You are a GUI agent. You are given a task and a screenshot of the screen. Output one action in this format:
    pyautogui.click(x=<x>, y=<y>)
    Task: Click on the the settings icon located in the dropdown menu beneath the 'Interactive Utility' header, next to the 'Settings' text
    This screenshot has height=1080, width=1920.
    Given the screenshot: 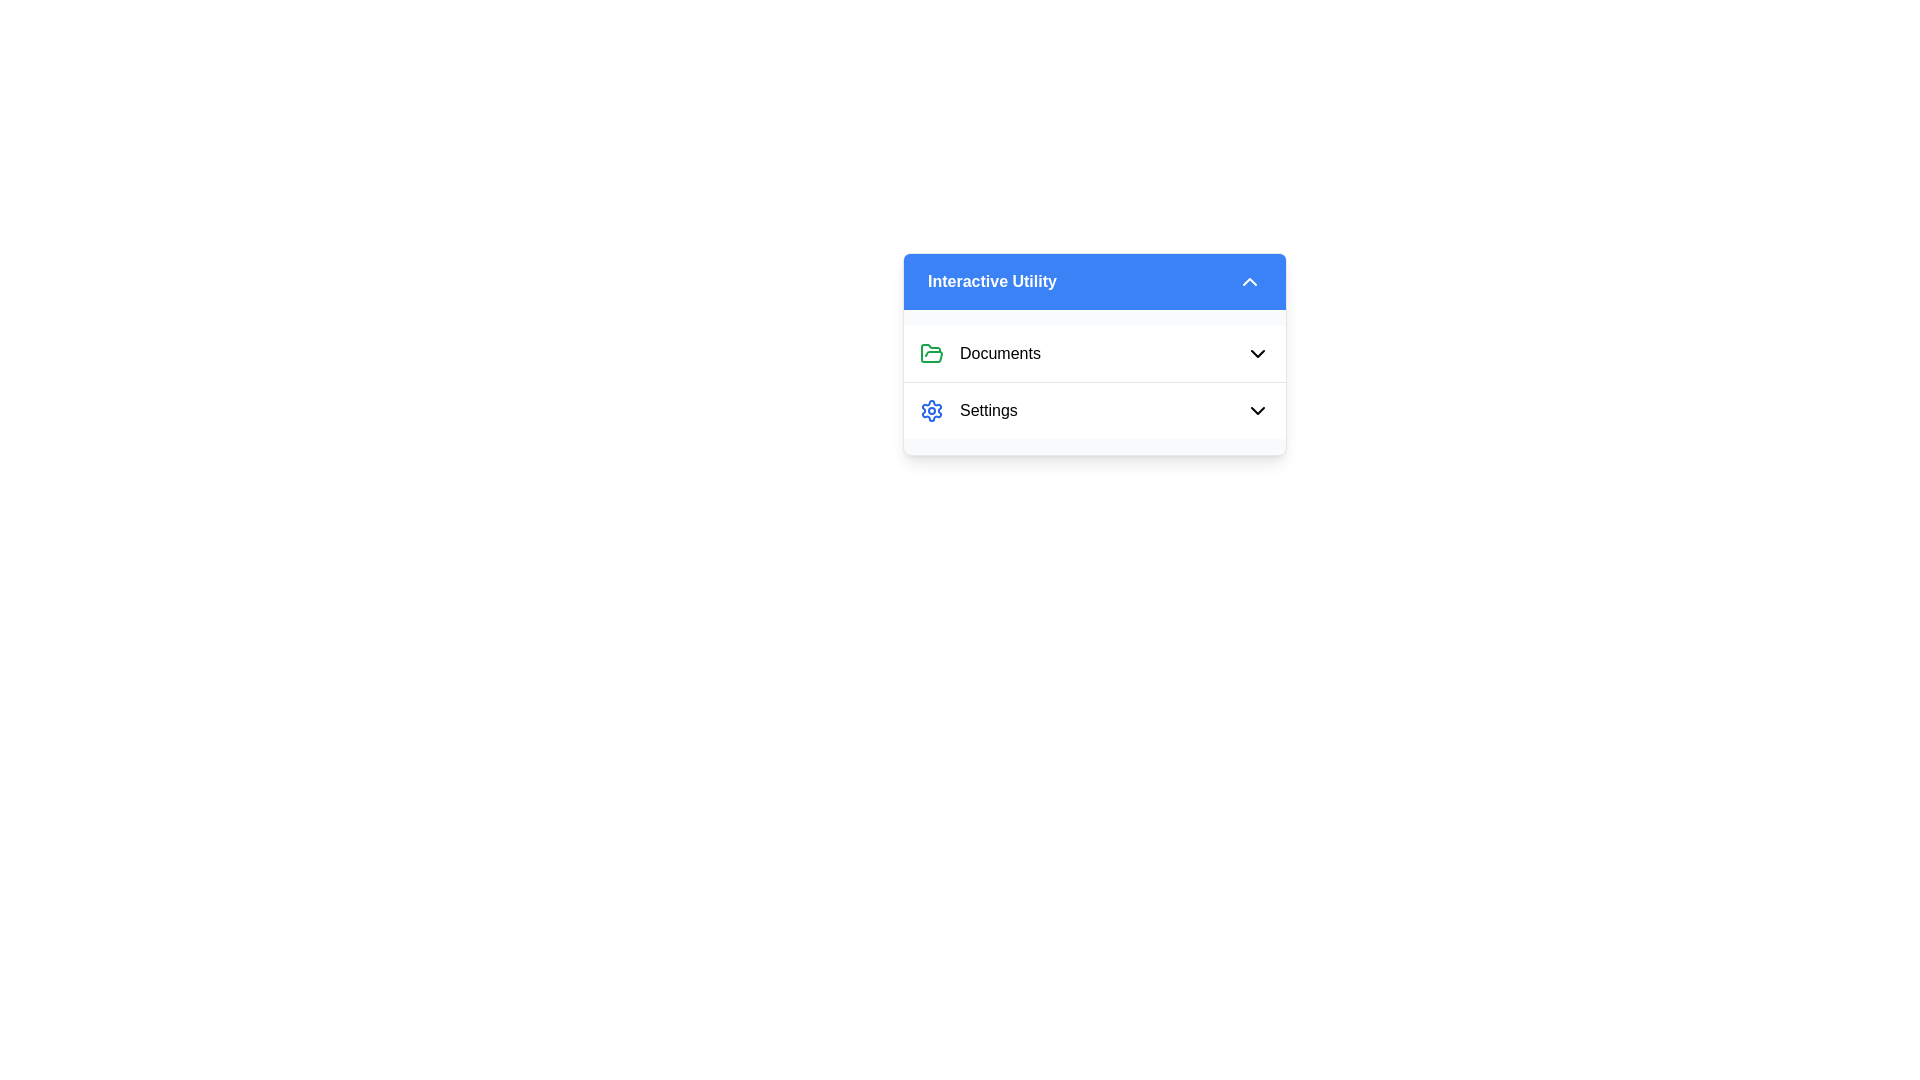 What is the action you would take?
    pyautogui.click(x=930, y=410)
    